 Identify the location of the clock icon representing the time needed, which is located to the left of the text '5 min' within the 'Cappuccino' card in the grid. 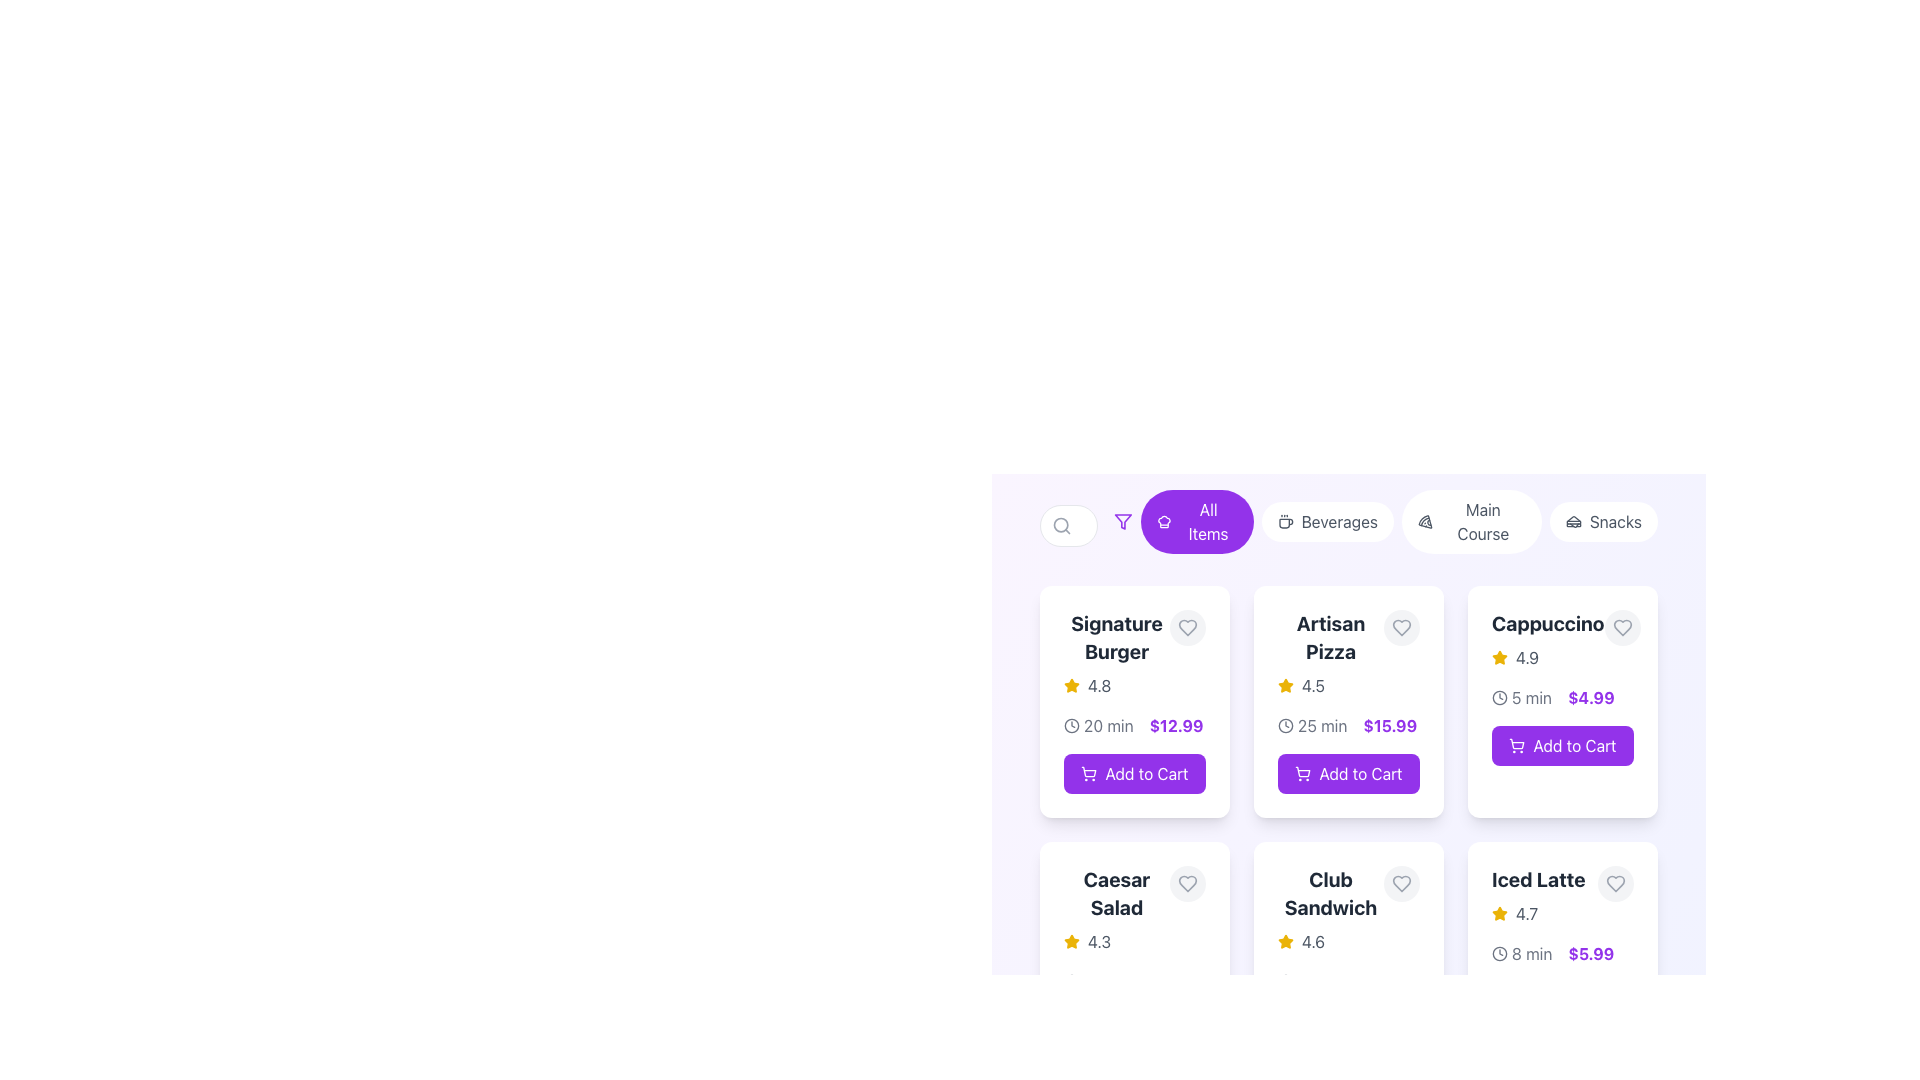
(1499, 697).